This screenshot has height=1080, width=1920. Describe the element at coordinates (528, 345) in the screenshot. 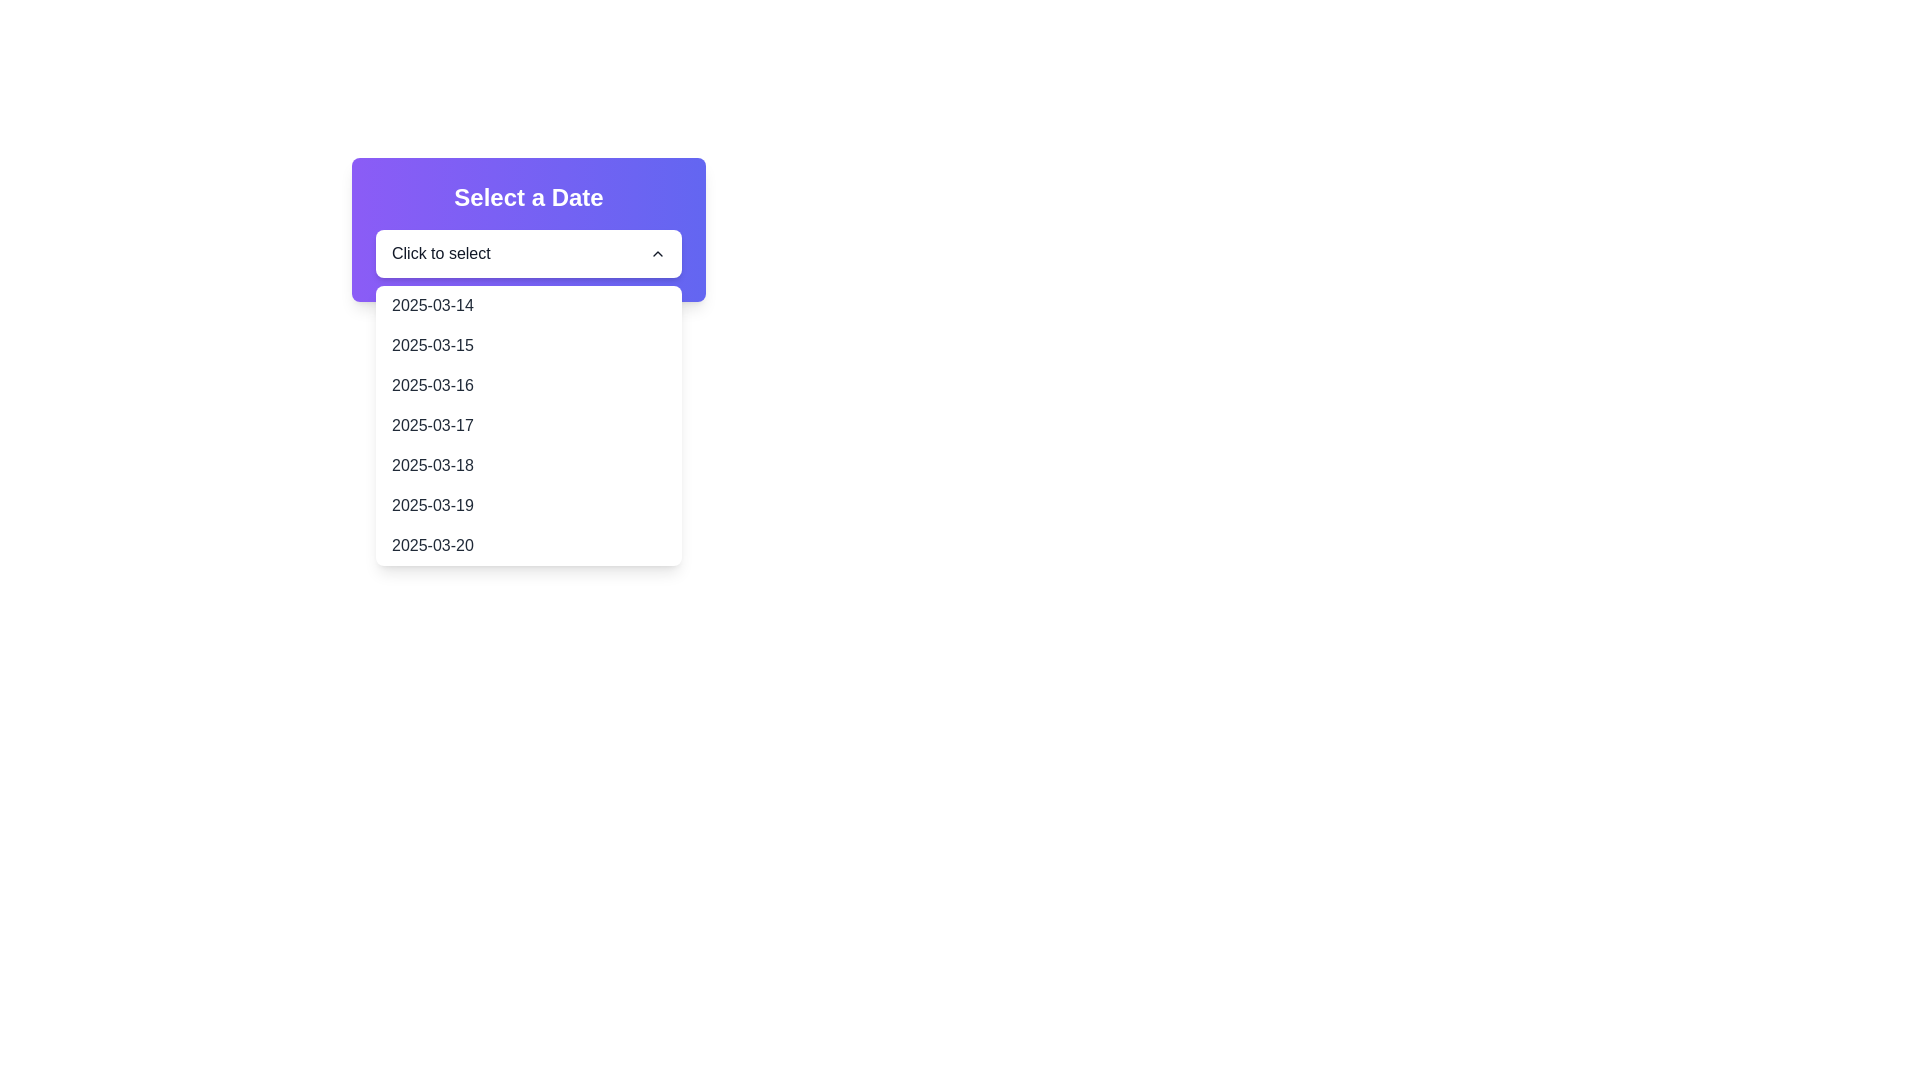

I see `the dropdown menu item displaying the date '2025-03-15'` at that location.